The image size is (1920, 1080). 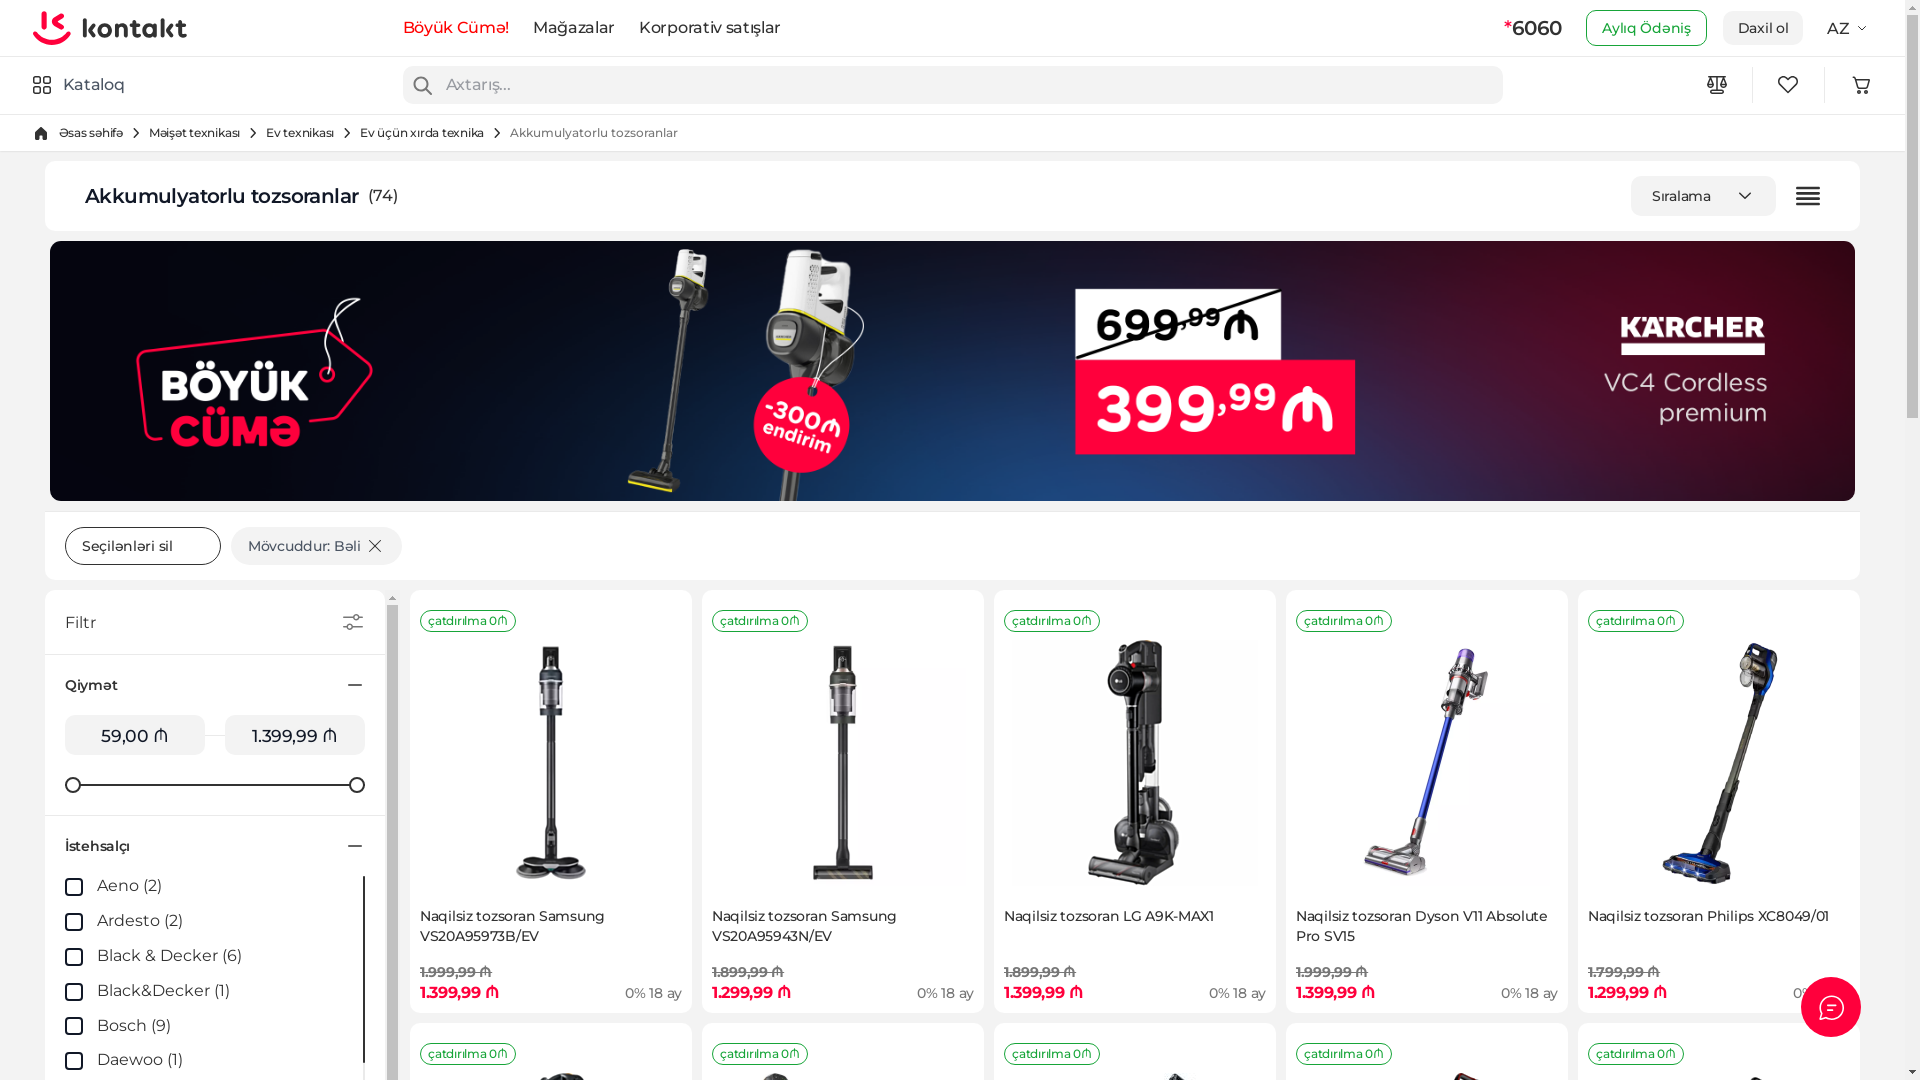 I want to click on 'Naqilsiz tozsoran Samsung VS20A95943N/EV ', so click(x=720, y=763).